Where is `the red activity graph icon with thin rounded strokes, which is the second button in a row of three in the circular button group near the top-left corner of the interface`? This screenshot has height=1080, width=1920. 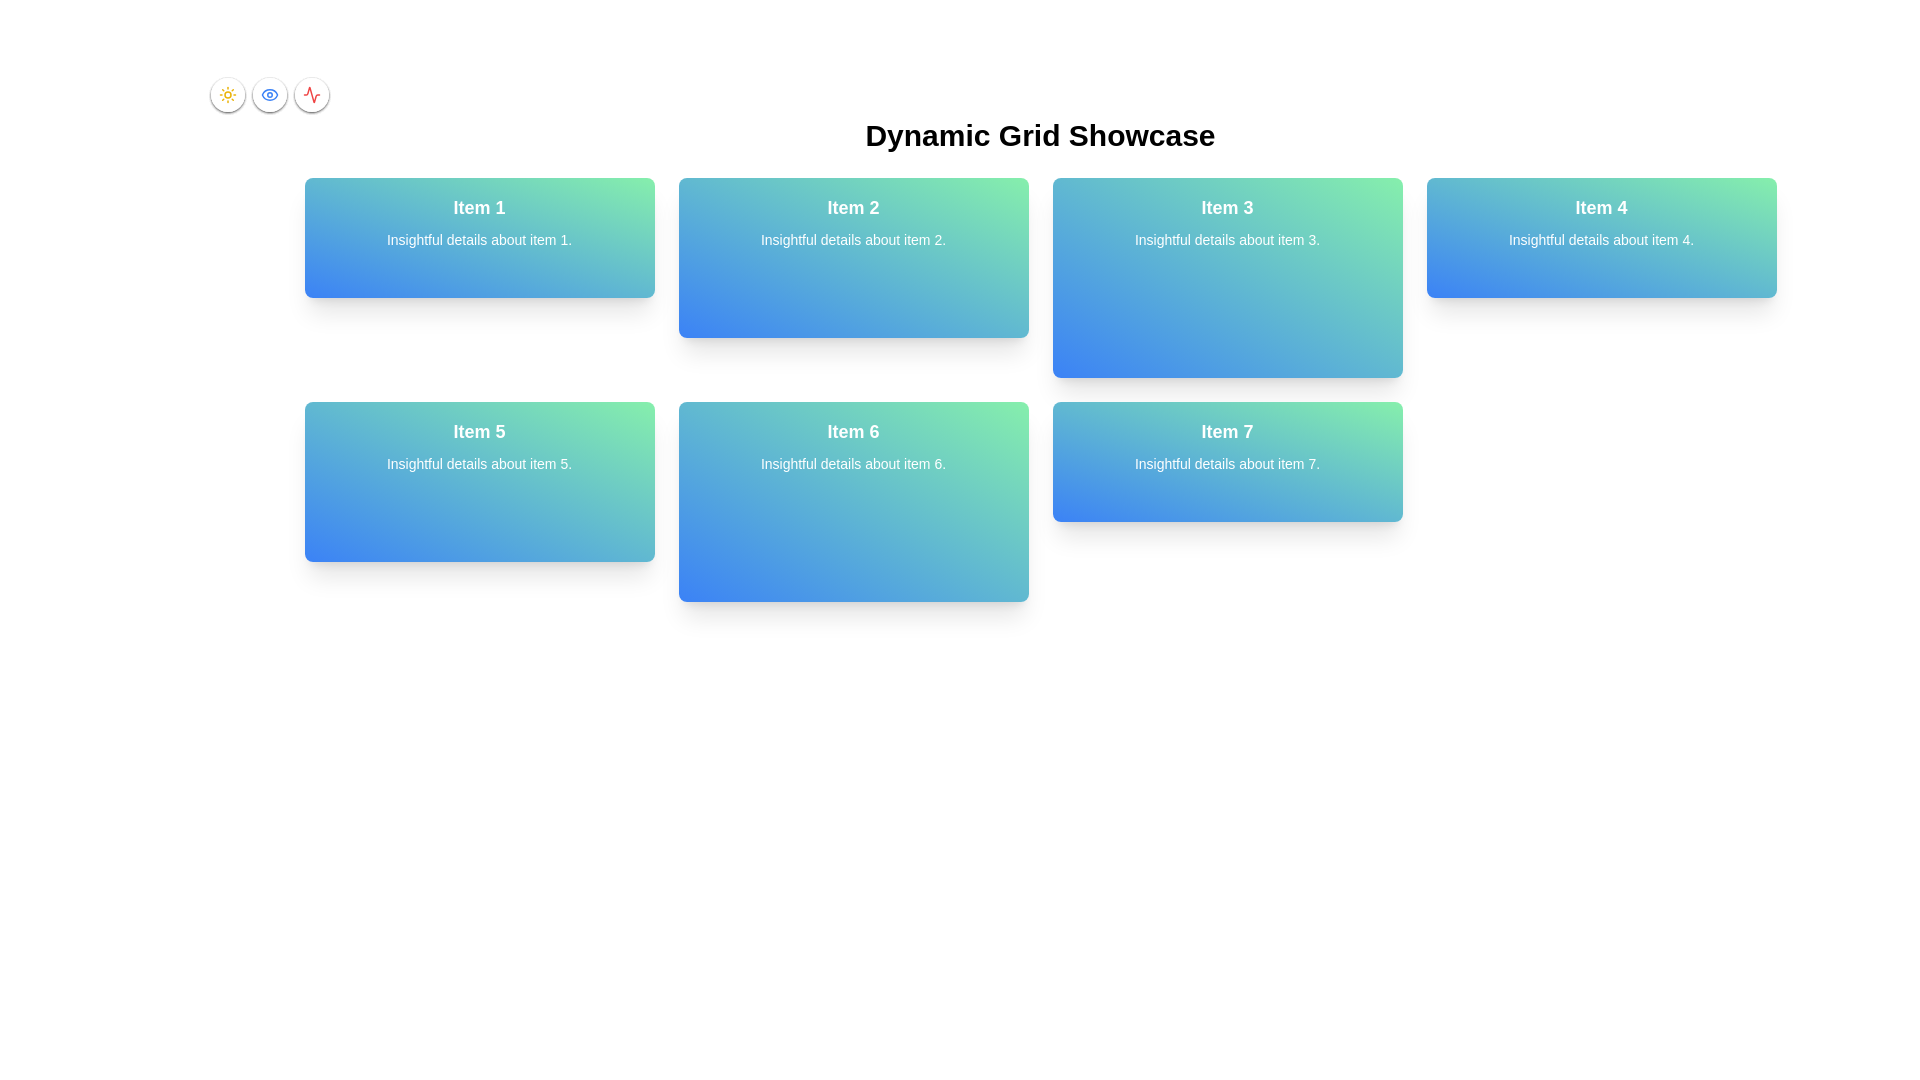 the red activity graph icon with thin rounded strokes, which is the second button in a row of three in the circular button group near the top-left corner of the interface is located at coordinates (311, 95).